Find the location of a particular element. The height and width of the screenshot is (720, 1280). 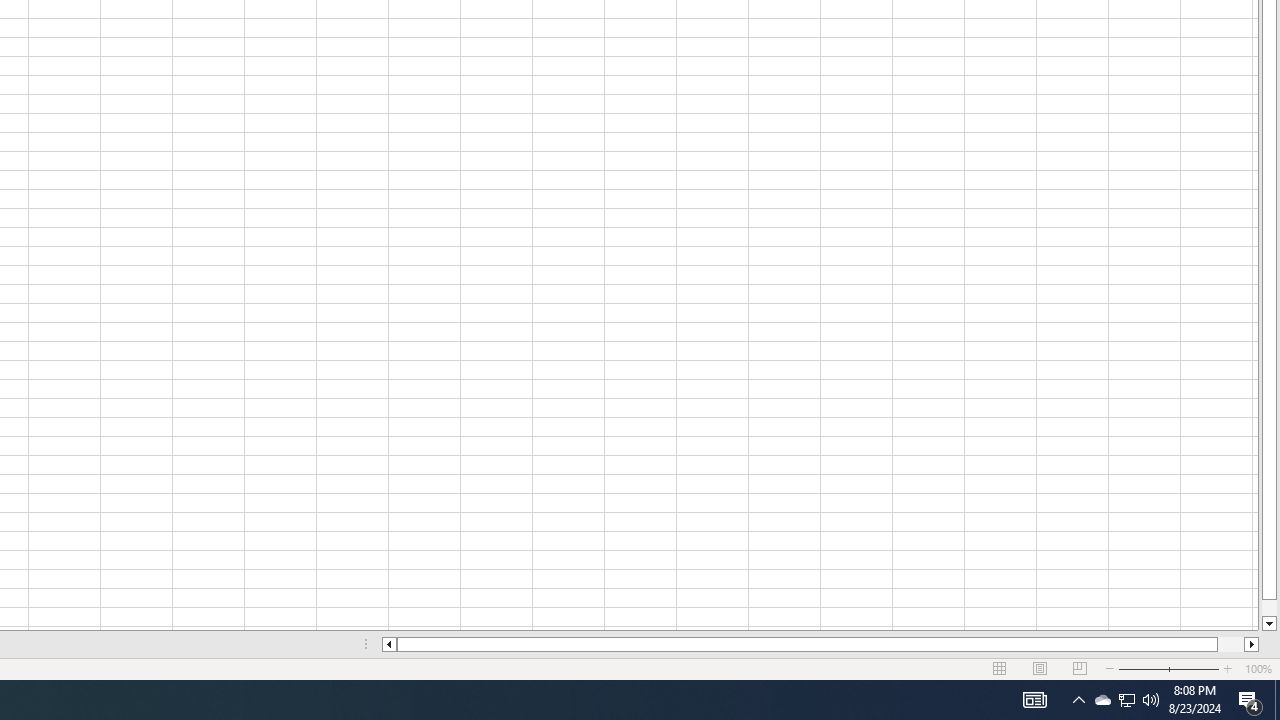

'Page Break Preview' is located at coordinates (1078, 669).